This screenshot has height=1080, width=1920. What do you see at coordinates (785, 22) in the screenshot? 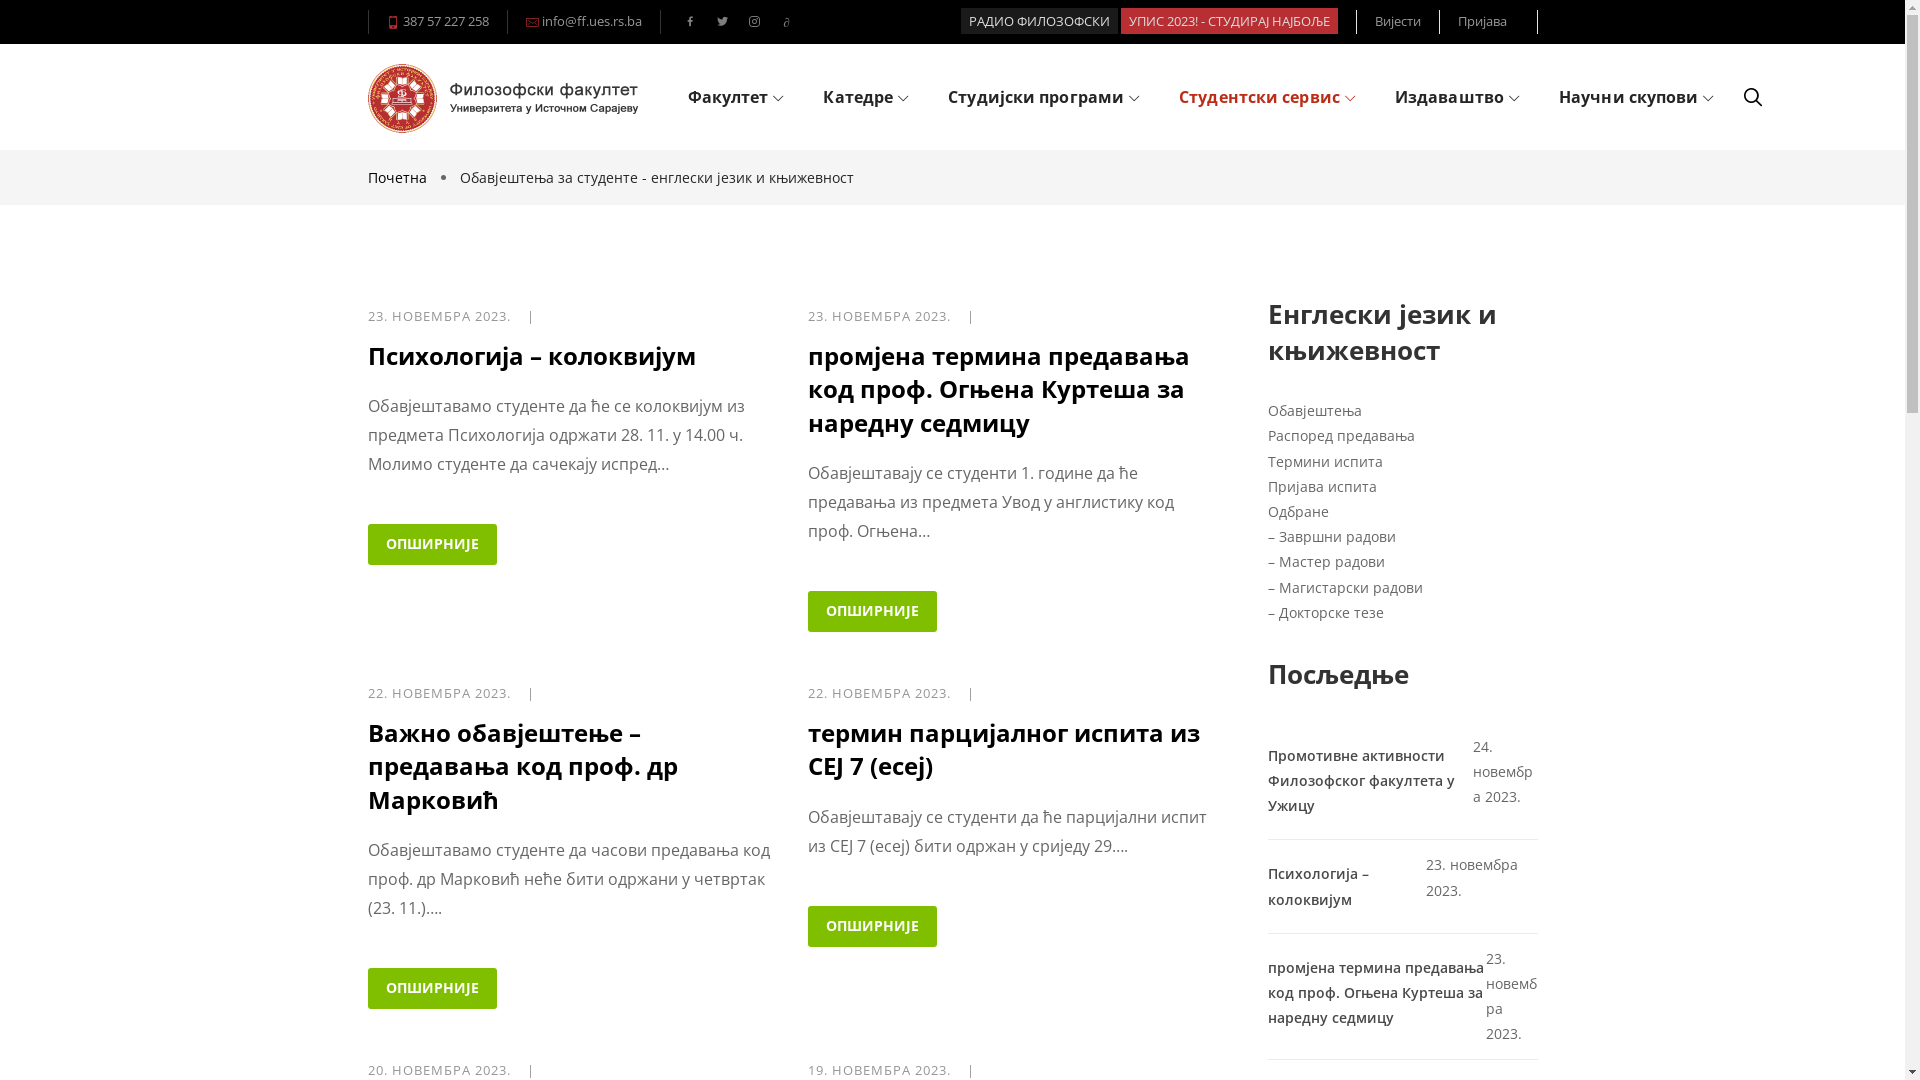
I see `'Youtube'` at bounding box center [785, 22].